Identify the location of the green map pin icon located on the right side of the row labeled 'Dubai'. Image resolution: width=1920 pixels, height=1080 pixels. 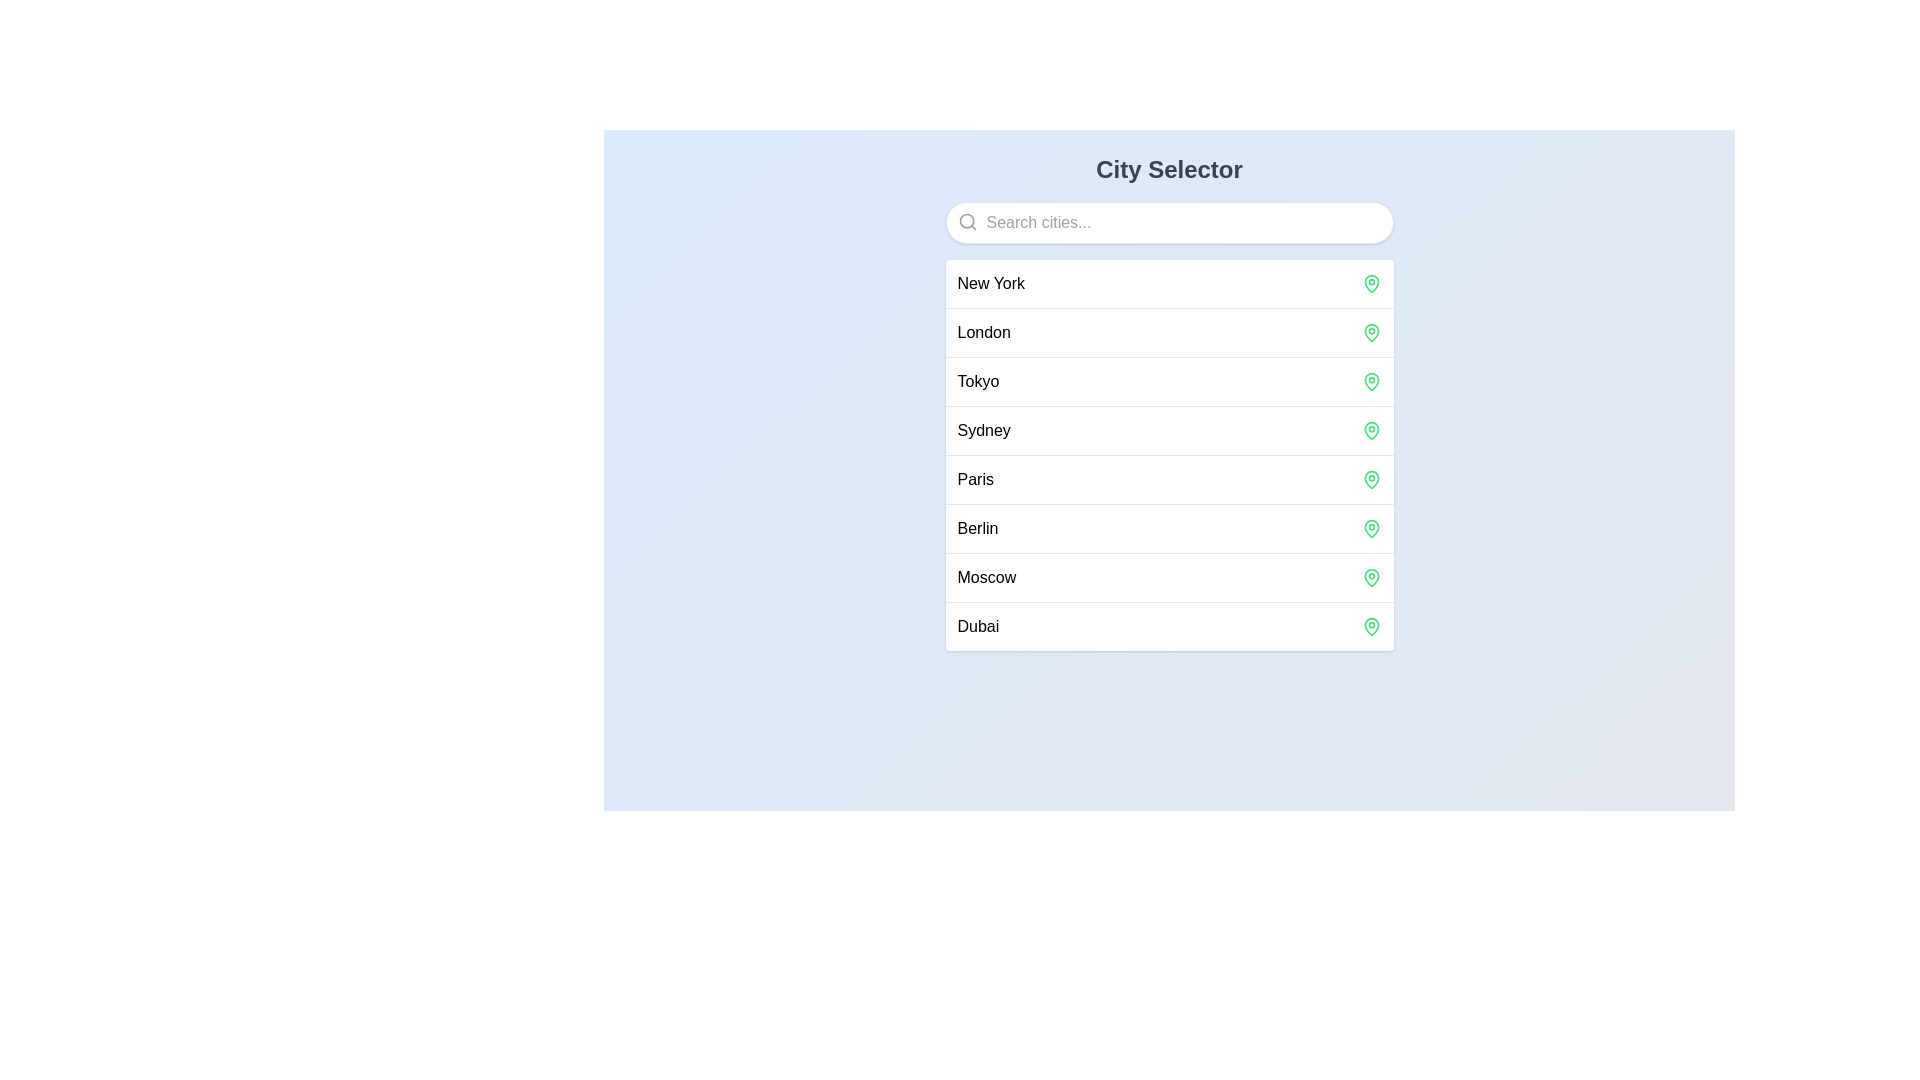
(1370, 626).